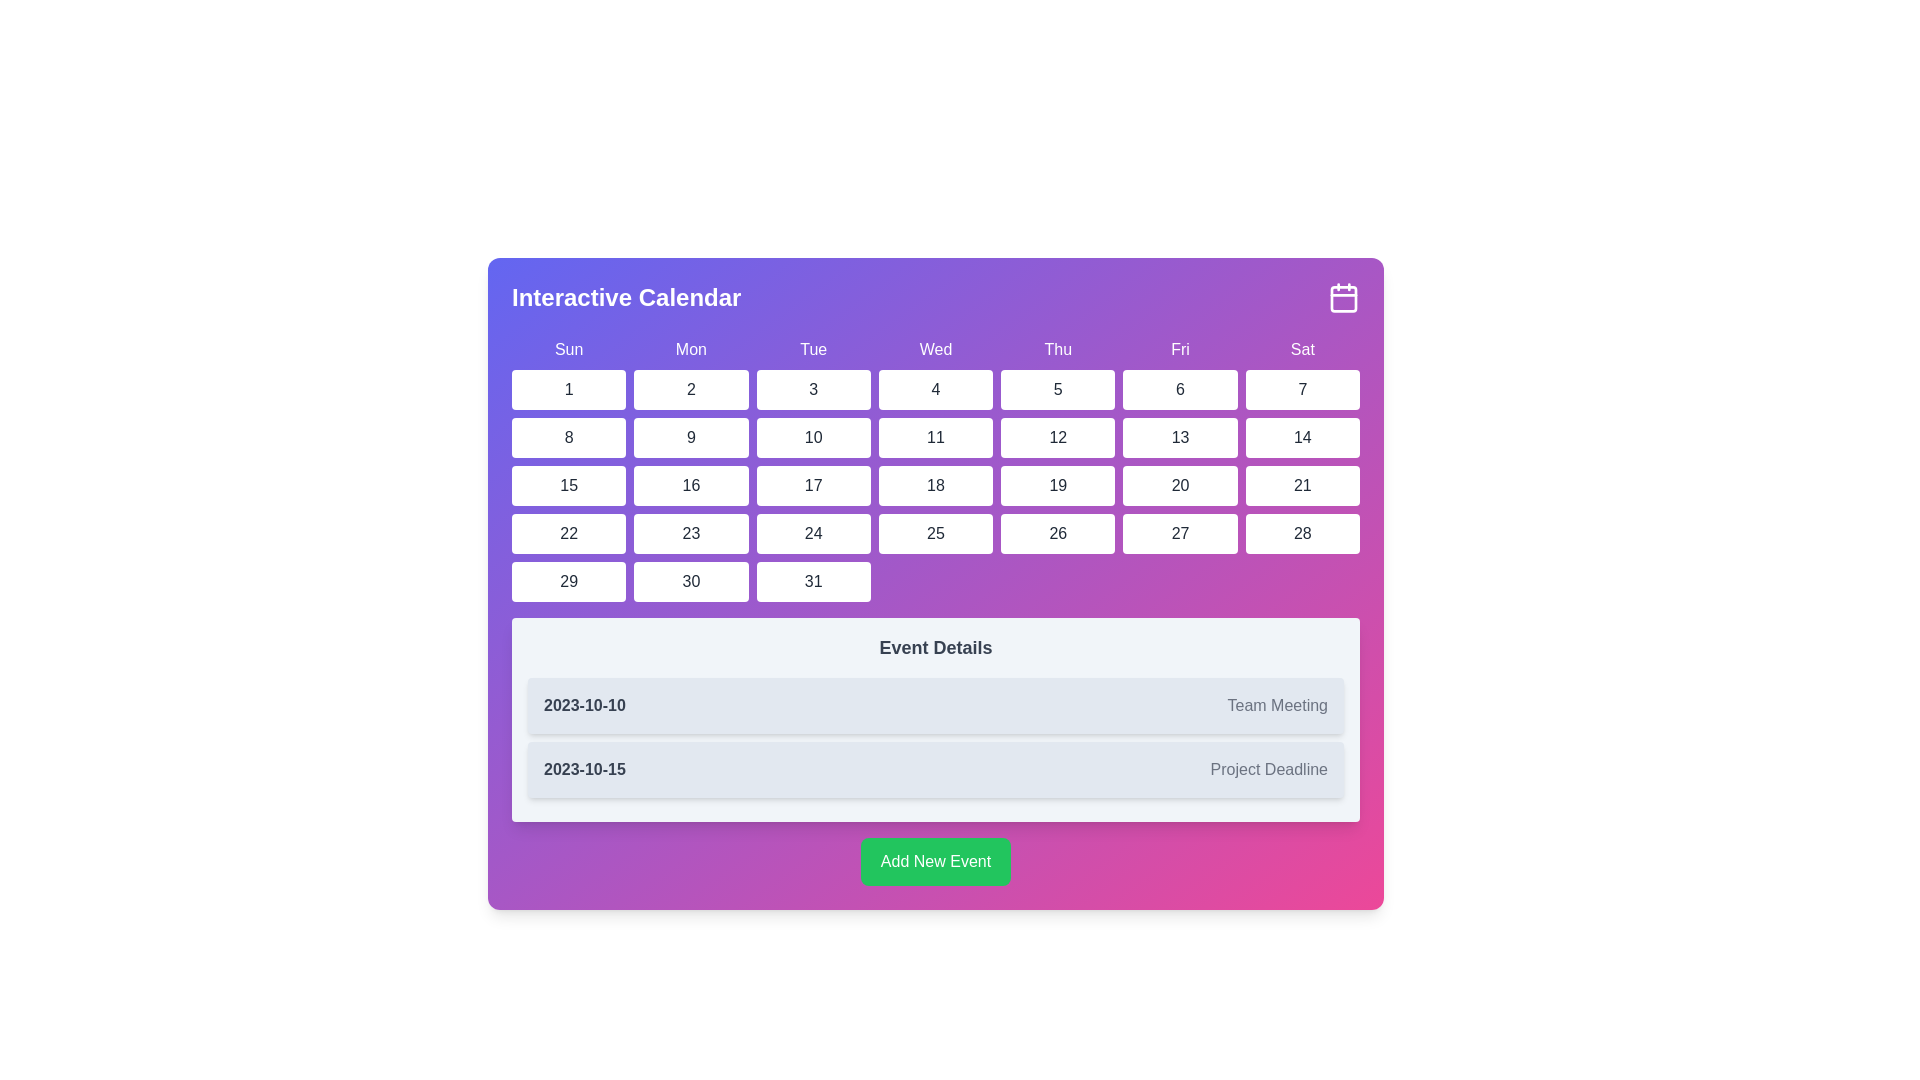 This screenshot has width=1920, height=1080. Describe the element at coordinates (1180, 486) in the screenshot. I see `the button representing the date '20' in the calendar under 'Fri'` at that location.